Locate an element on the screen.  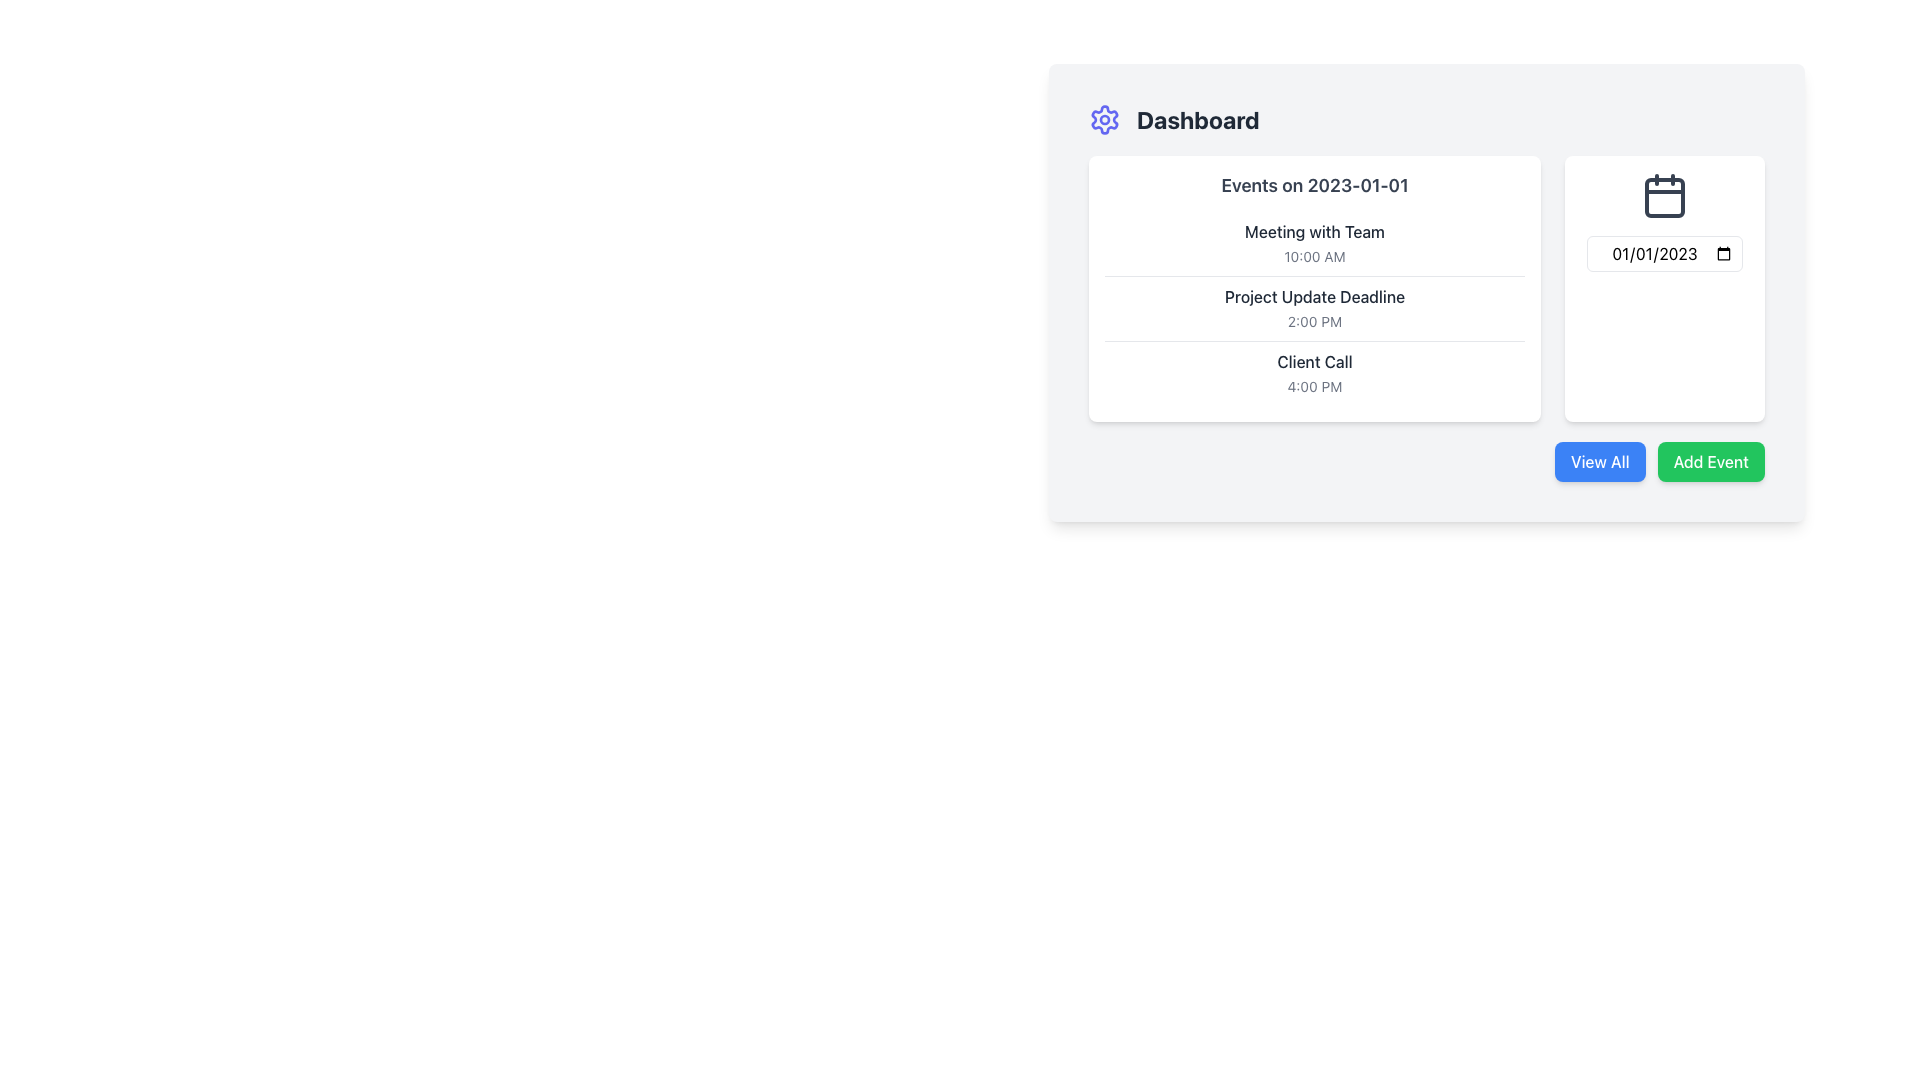
the title 'Meeting with Team' is located at coordinates (1315, 242).